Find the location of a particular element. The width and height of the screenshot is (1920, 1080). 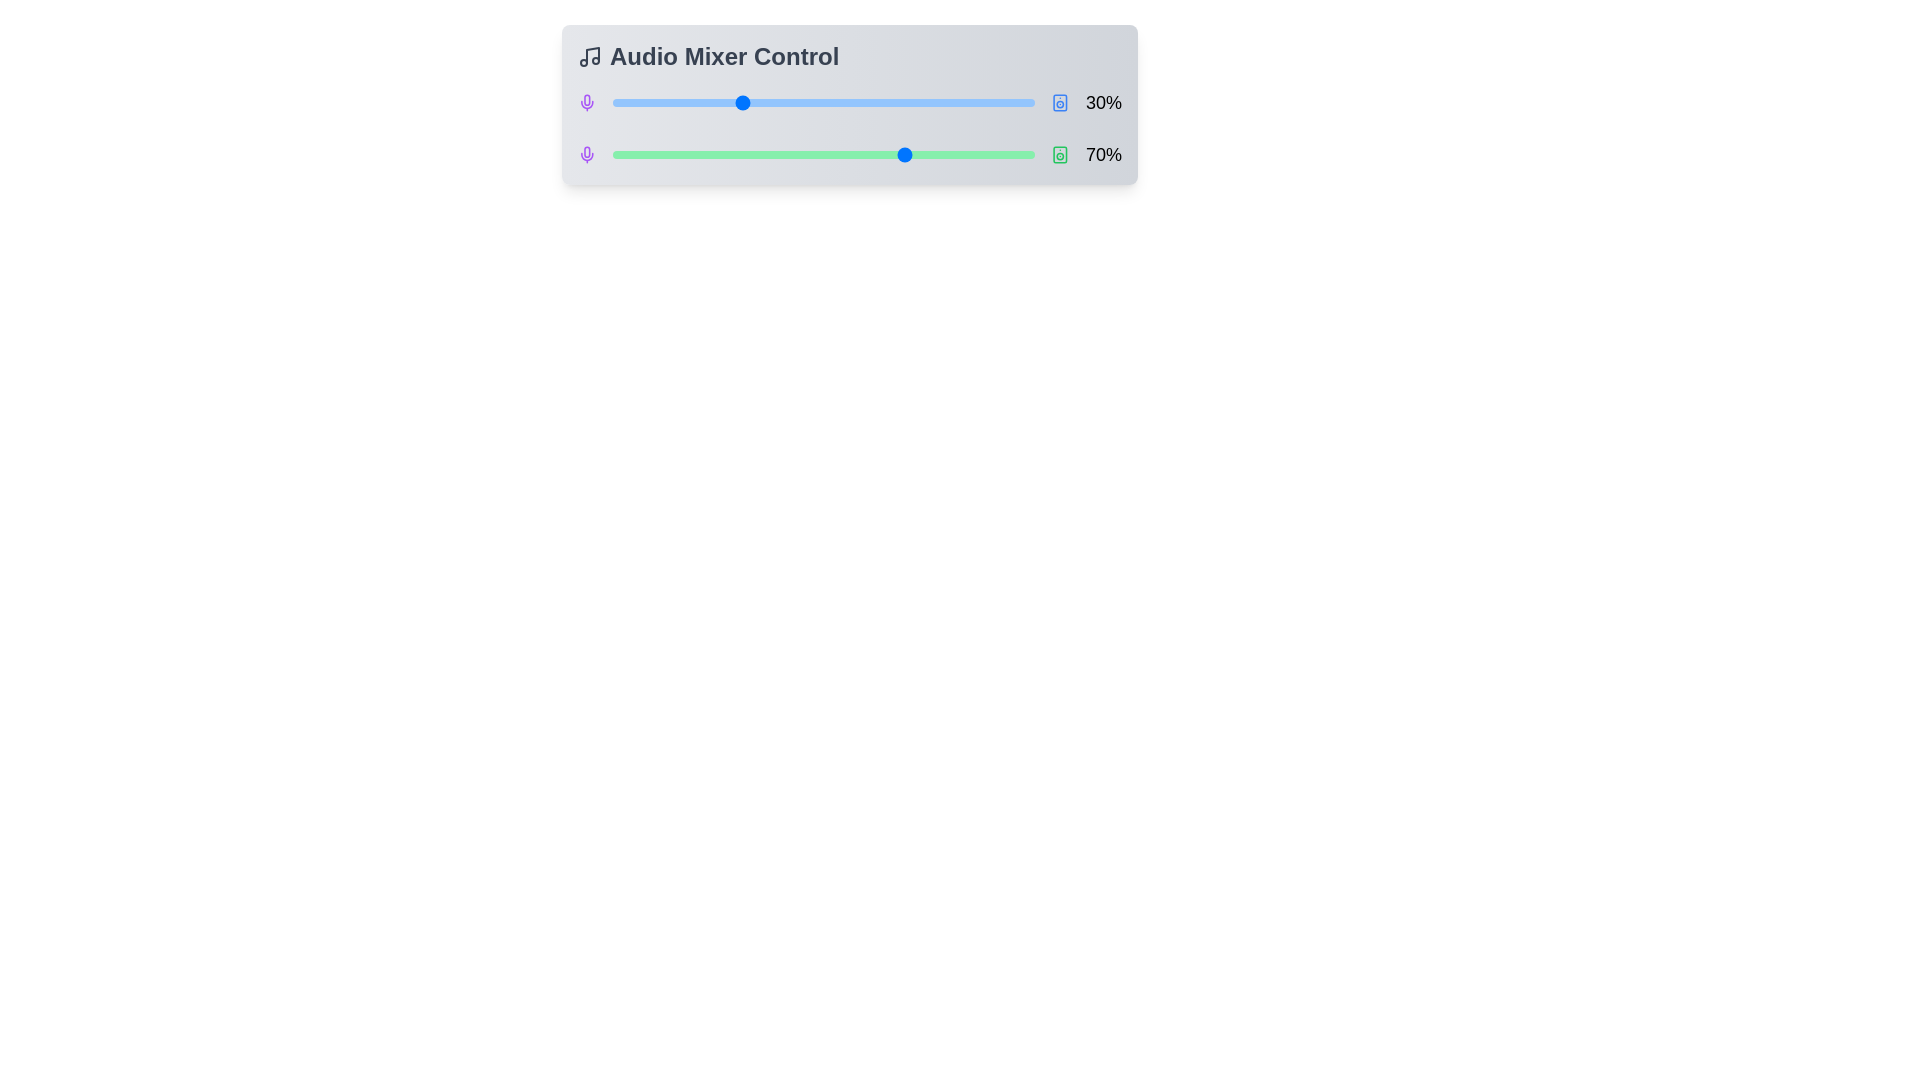

the slider is located at coordinates (754, 103).